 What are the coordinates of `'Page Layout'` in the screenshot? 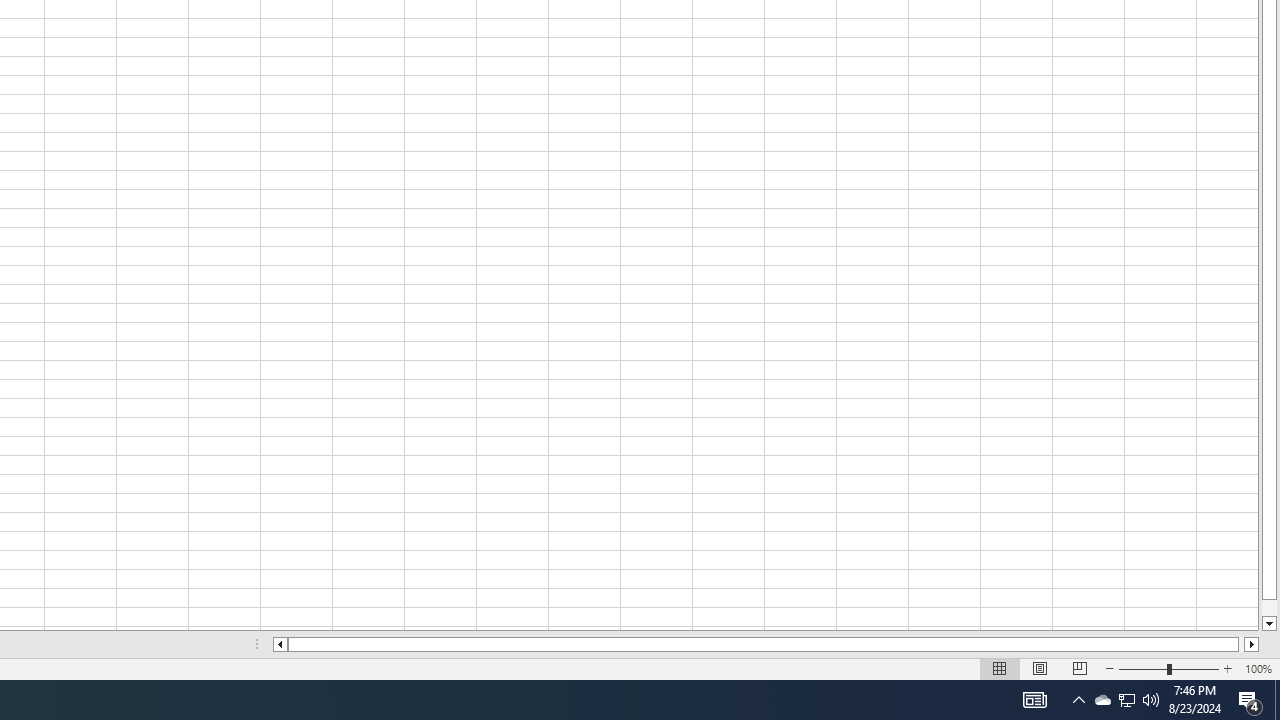 It's located at (1040, 669).